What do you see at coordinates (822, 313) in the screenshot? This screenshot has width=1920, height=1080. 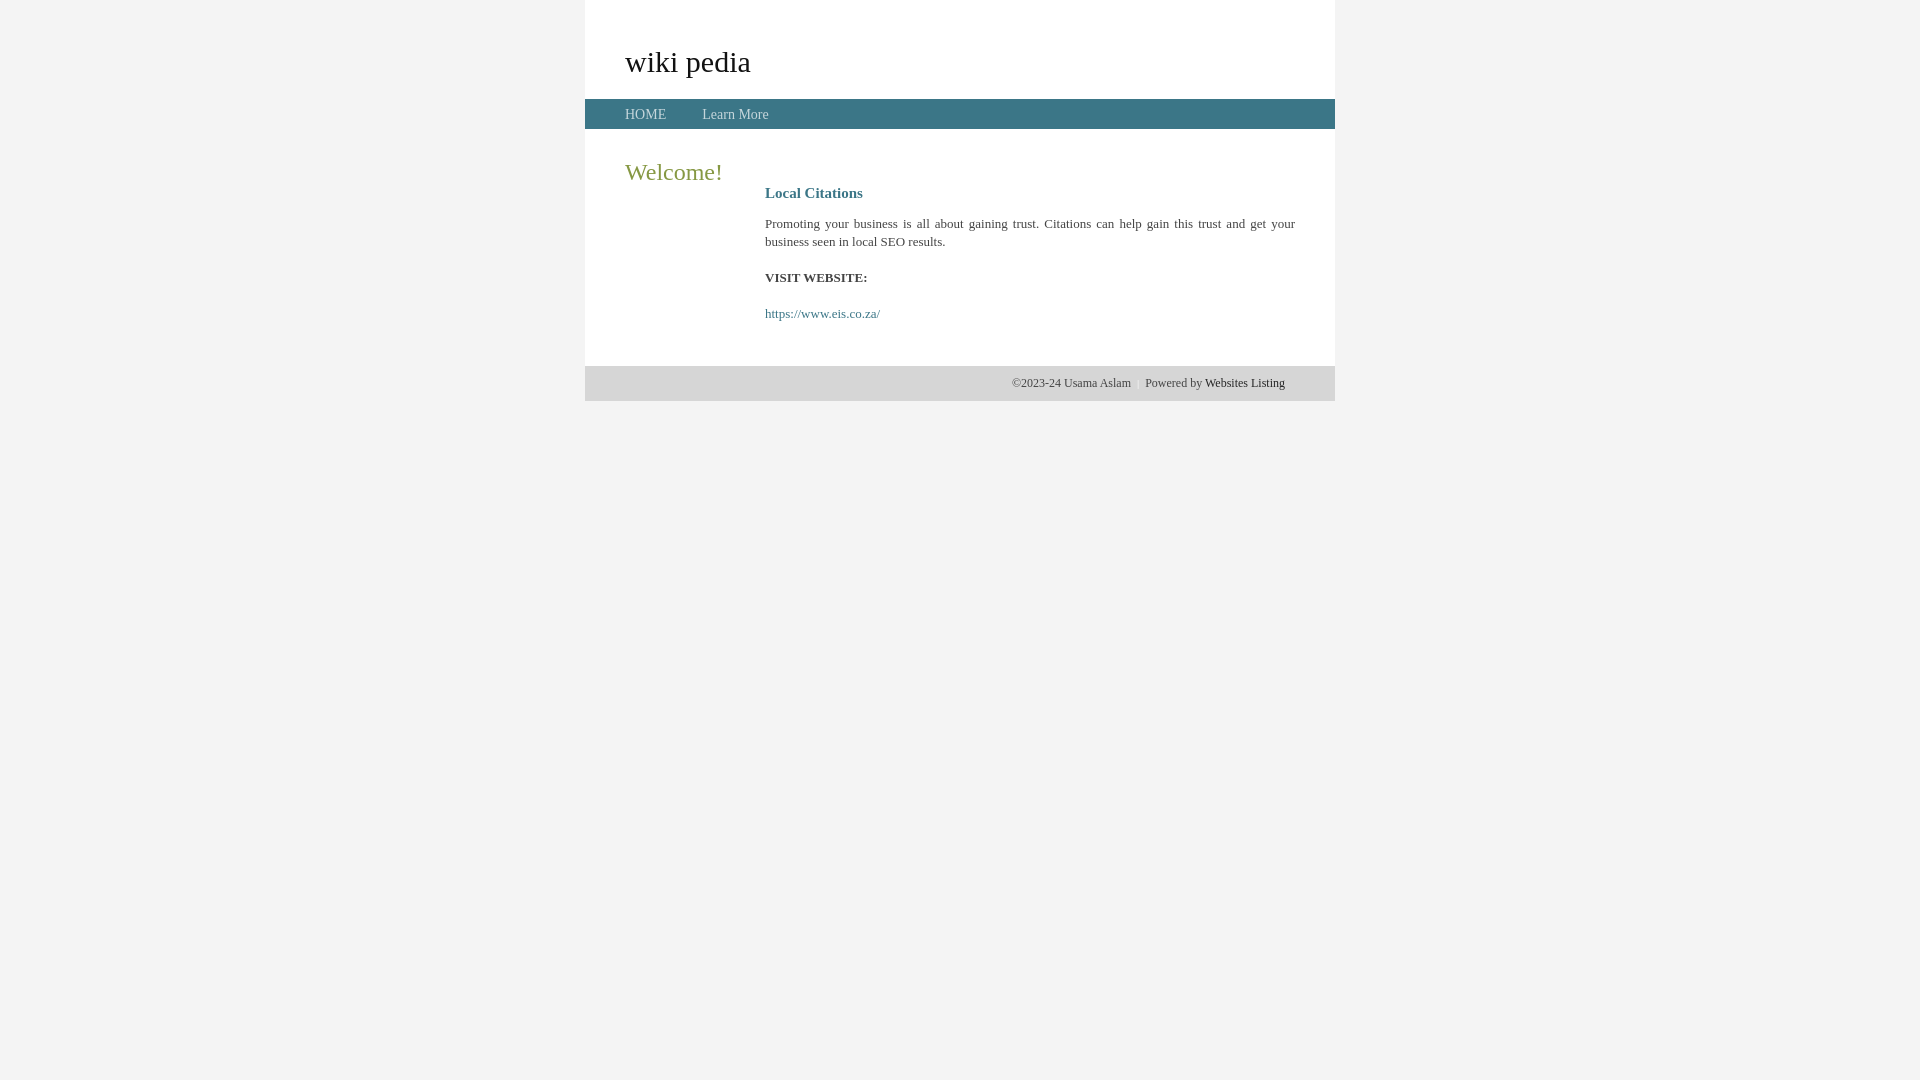 I see `'https://www.eis.co.za/'` at bounding box center [822, 313].